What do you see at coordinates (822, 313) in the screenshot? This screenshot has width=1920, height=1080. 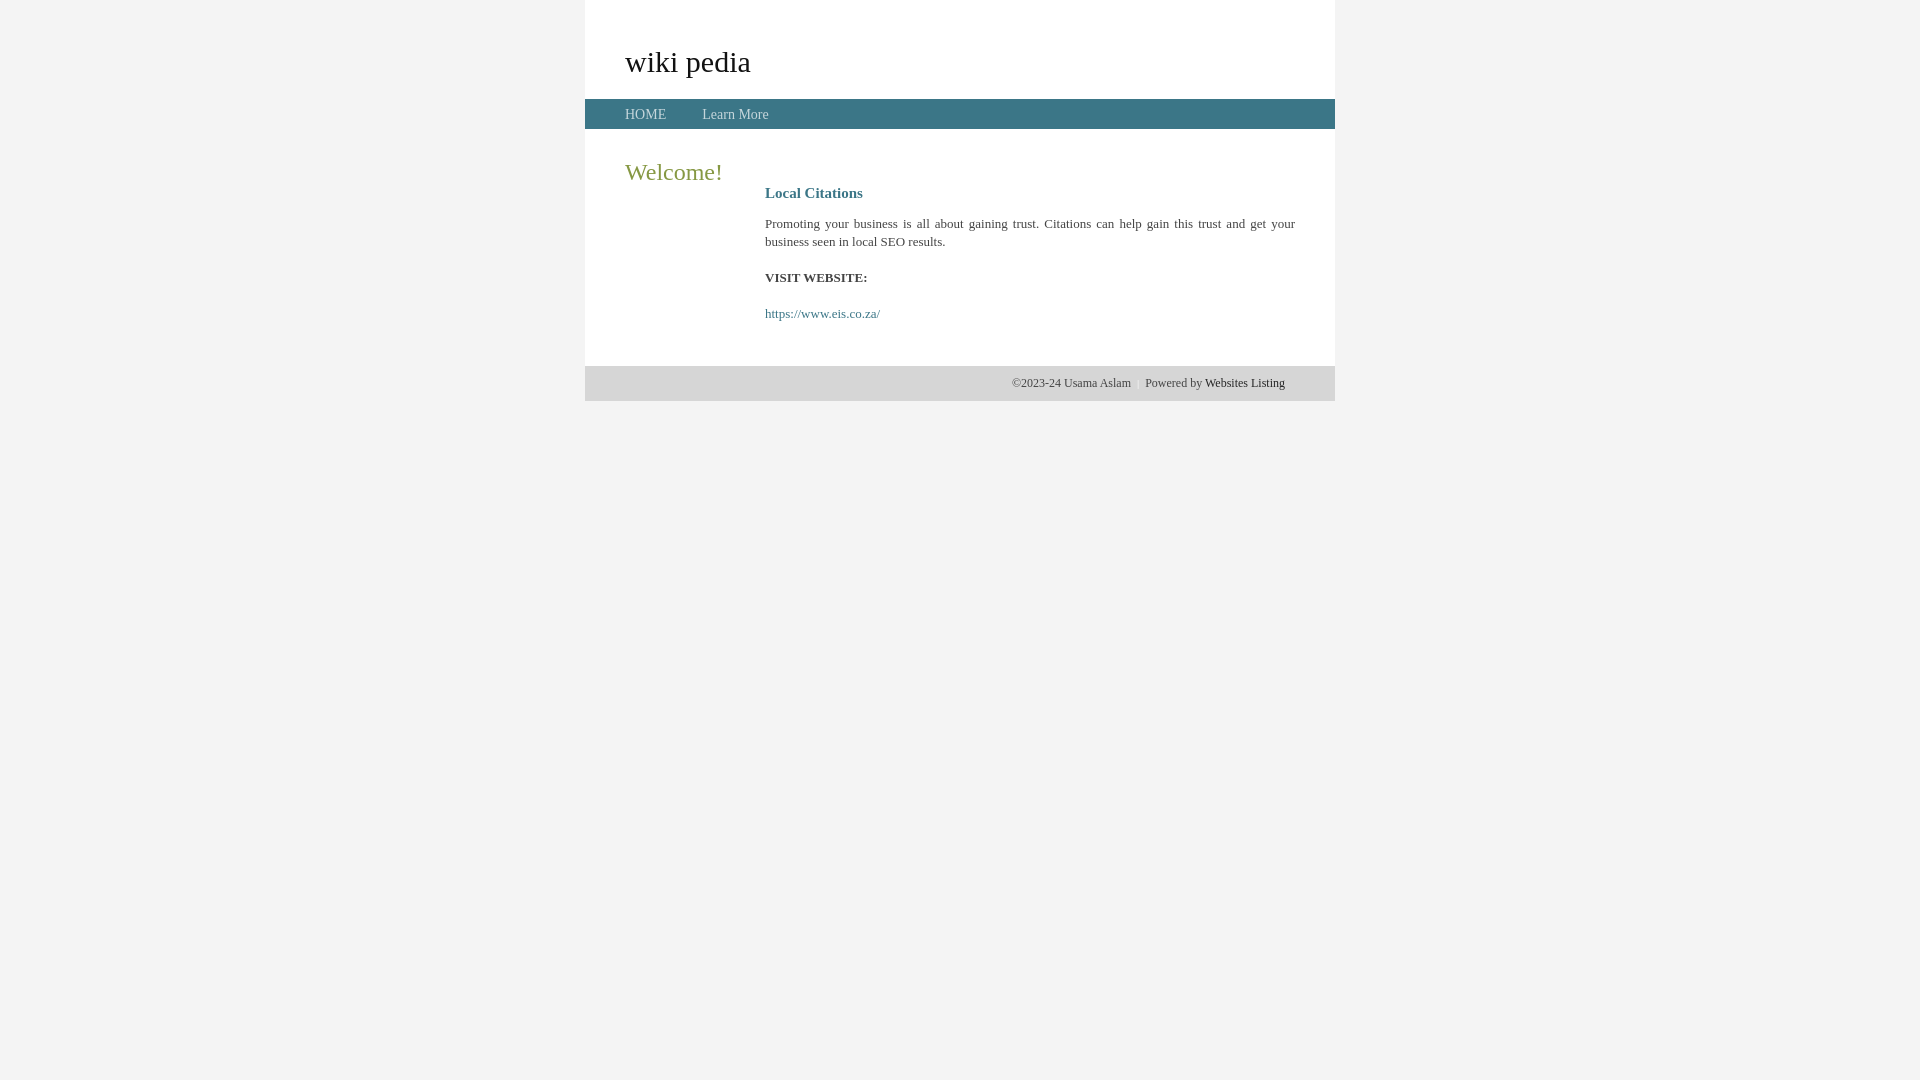 I see `'https://www.eis.co.za/'` at bounding box center [822, 313].